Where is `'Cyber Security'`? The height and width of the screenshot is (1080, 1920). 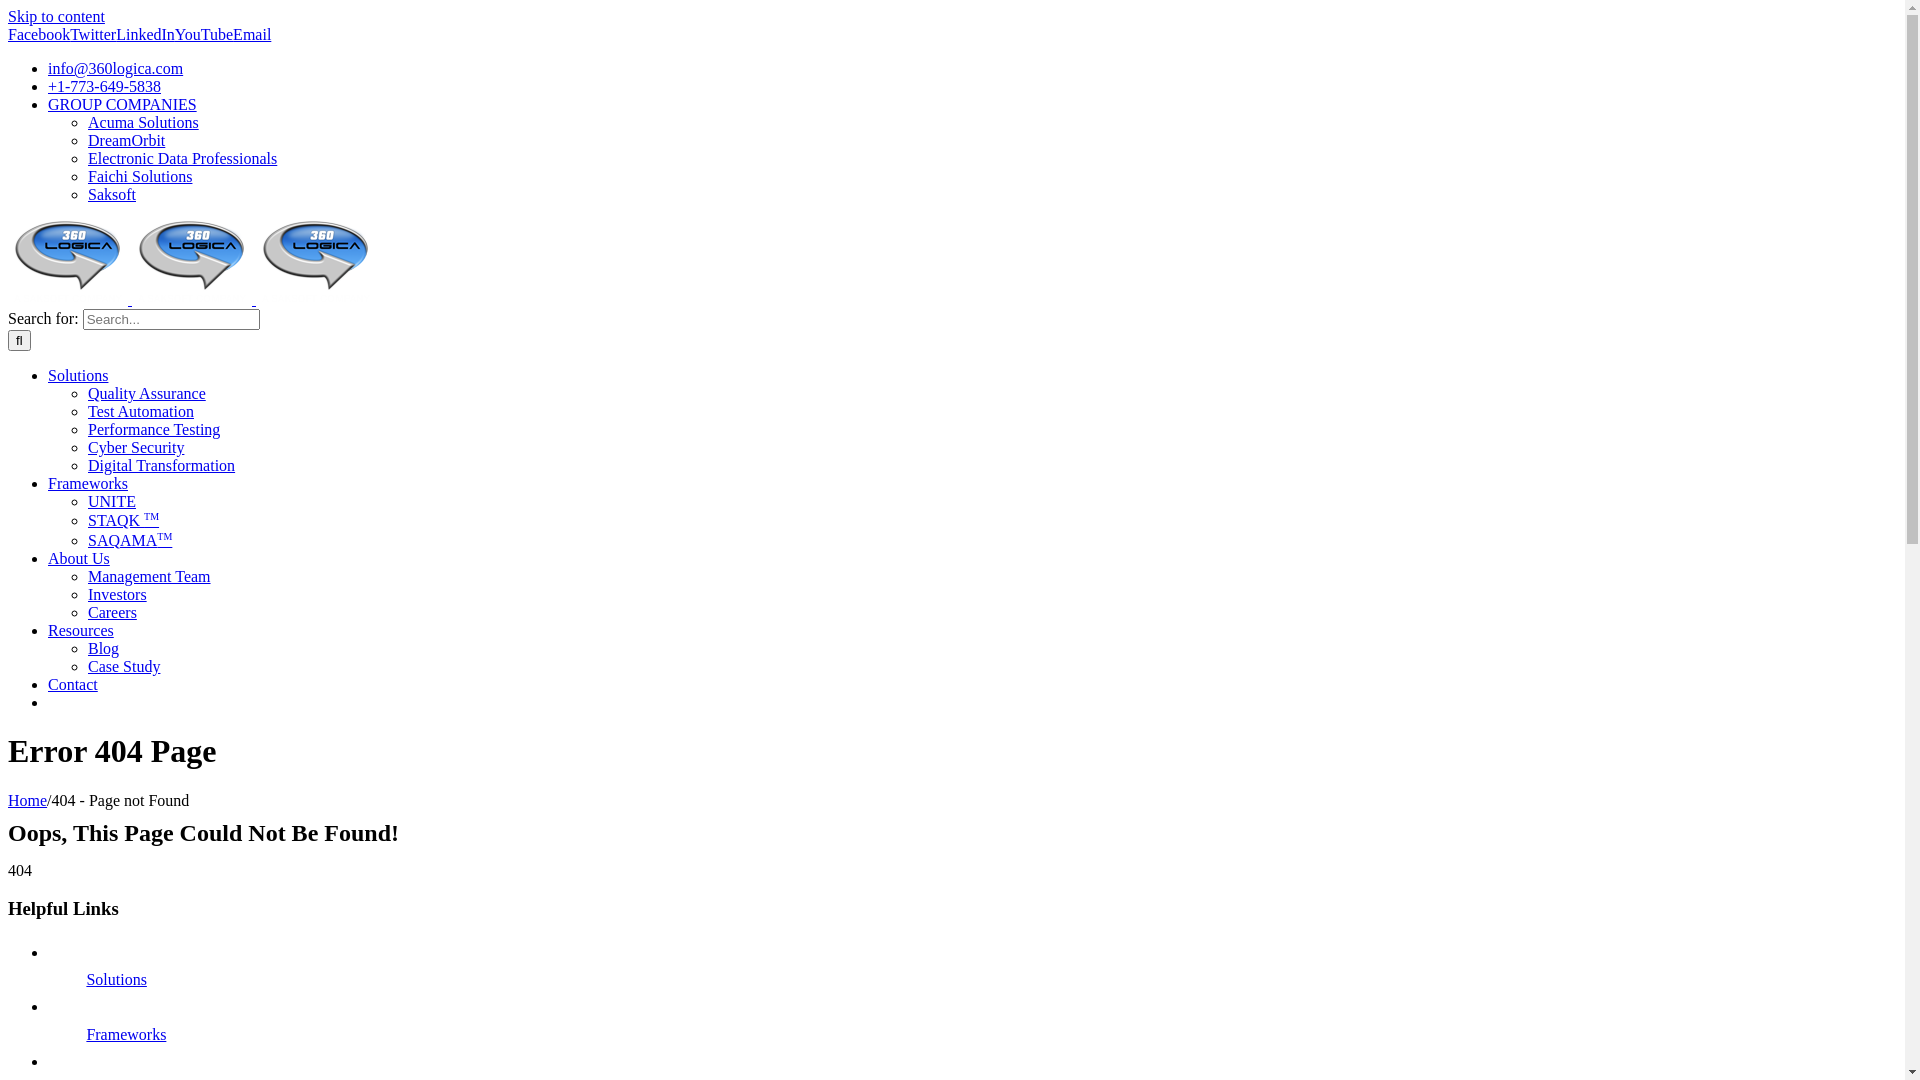
'Cyber Security' is located at coordinates (86, 446).